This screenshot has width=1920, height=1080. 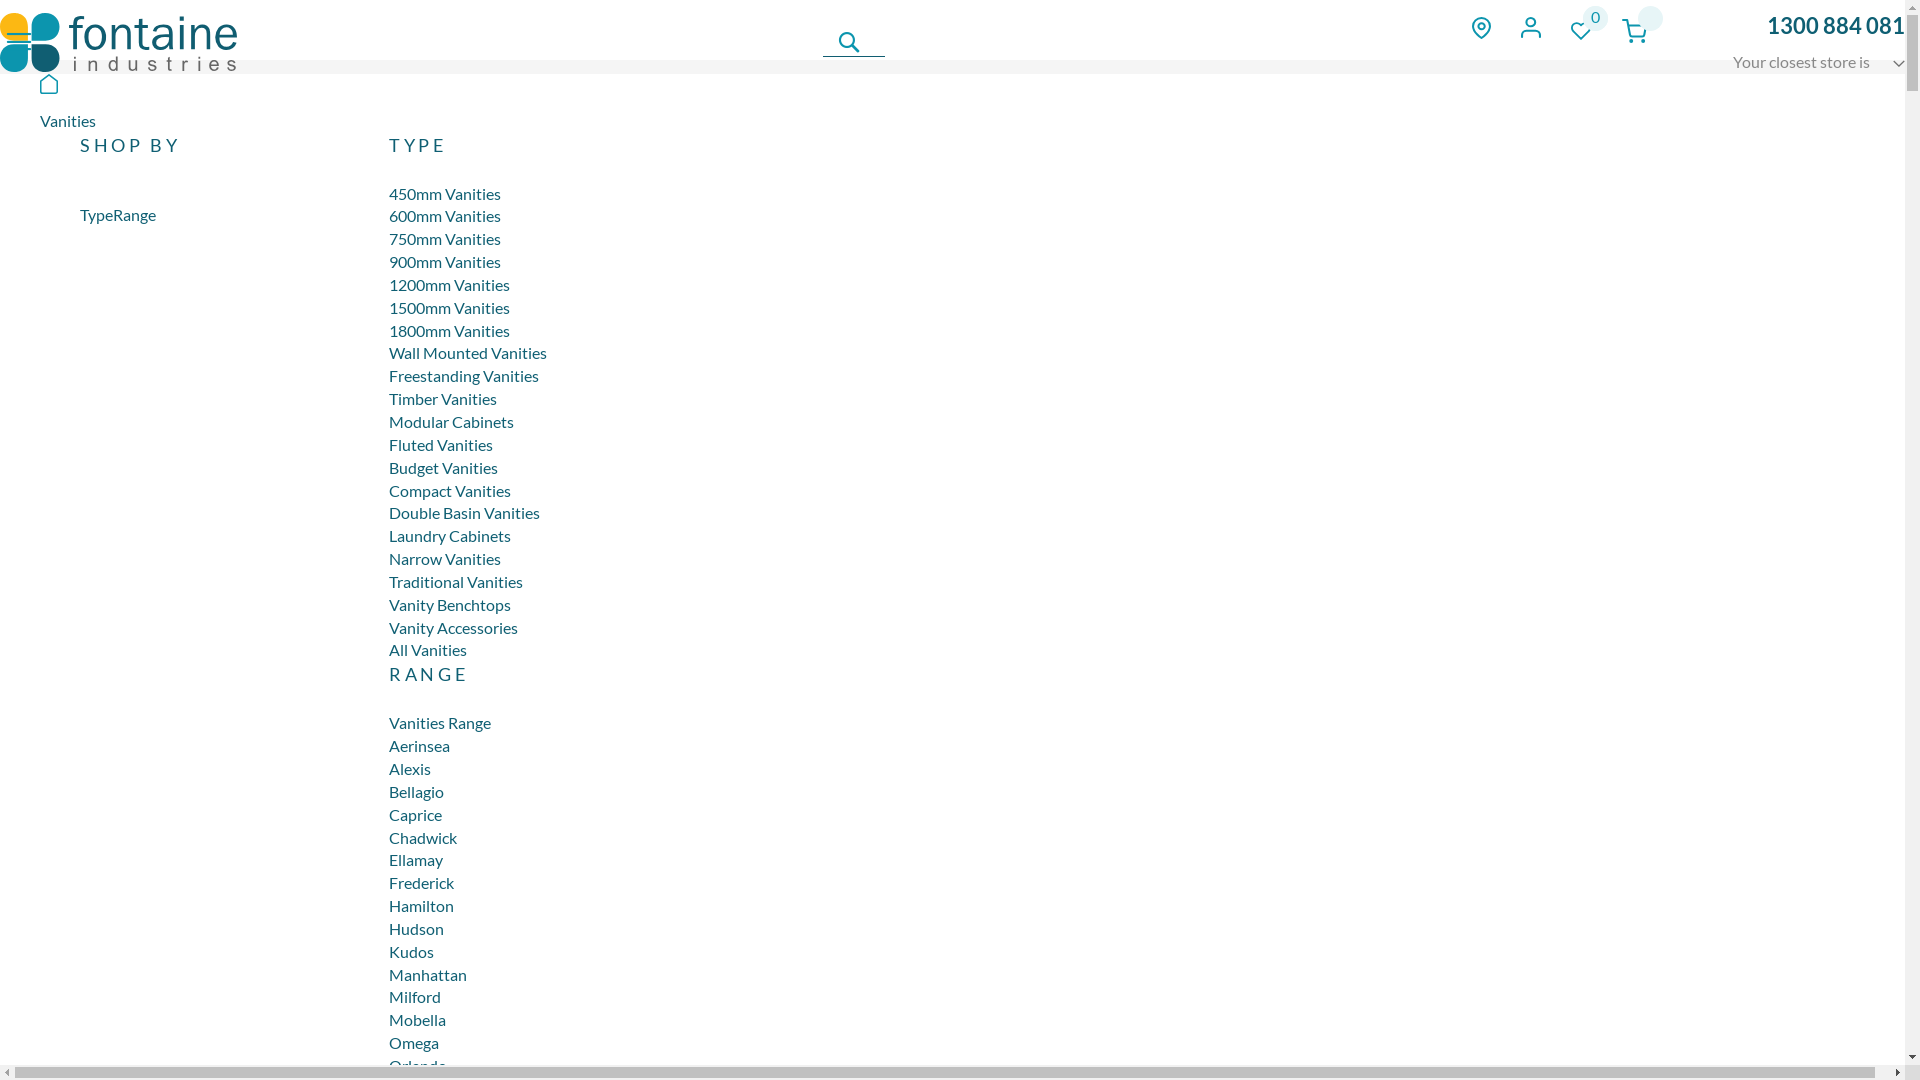 What do you see at coordinates (1481, 27) in the screenshot?
I see `'location'` at bounding box center [1481, 27].